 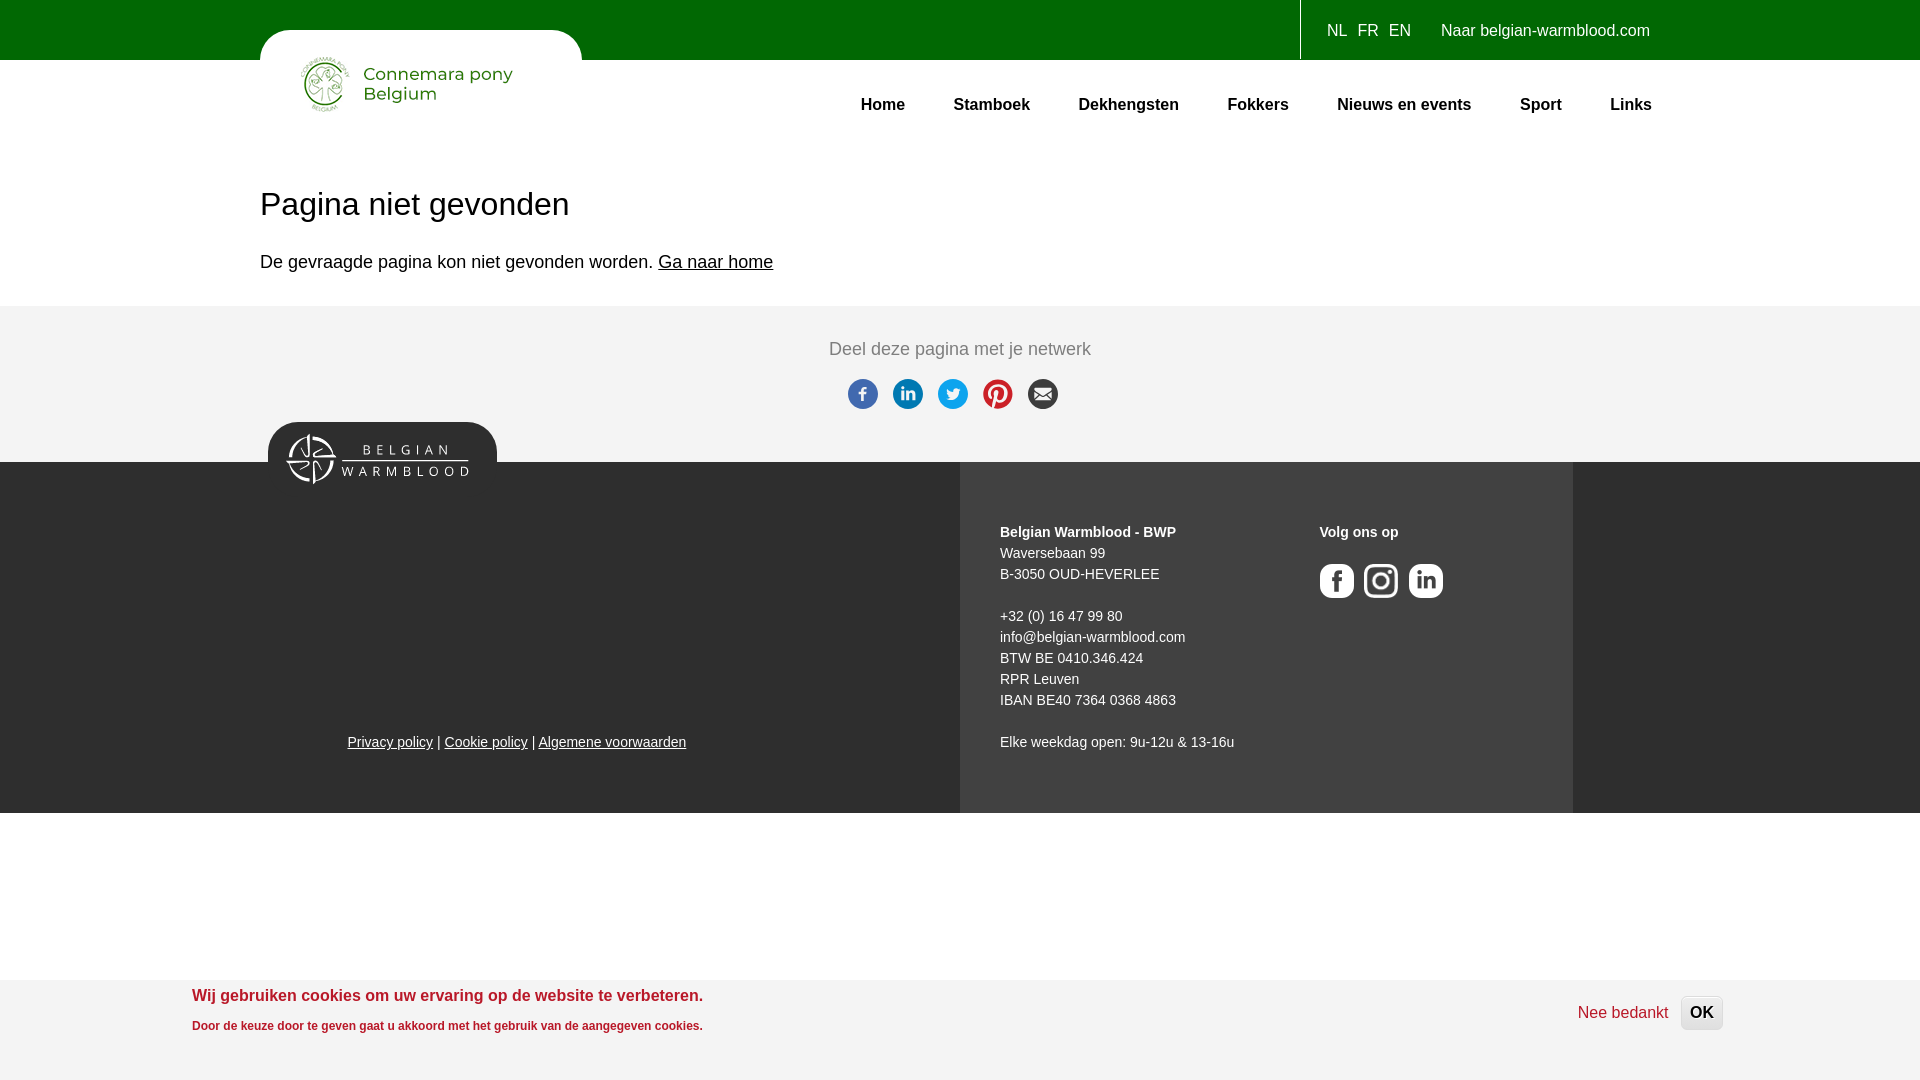 What do you see at coordinates (882, 104) in the screenshot?
I see `'Home'` at bounding box center [882, 104].